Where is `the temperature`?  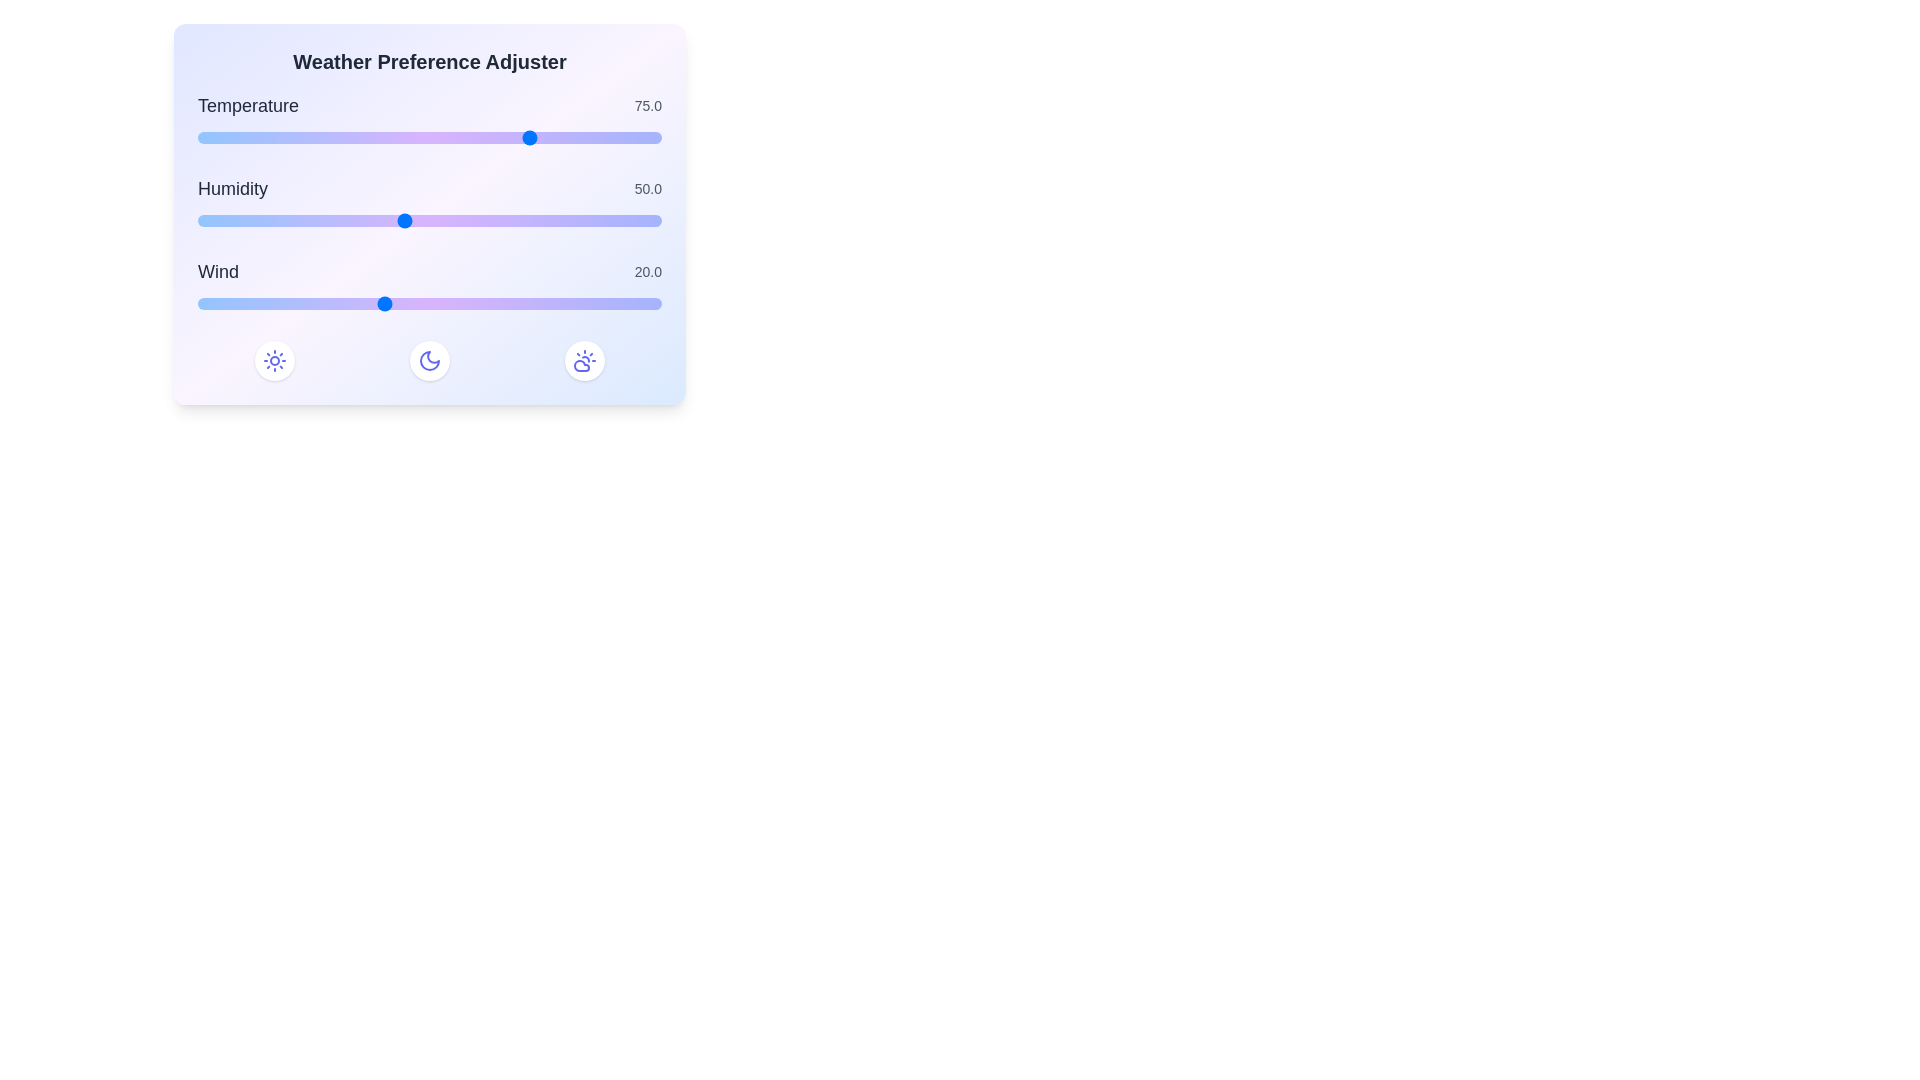
the temperature is located at coordinates (641, 137).